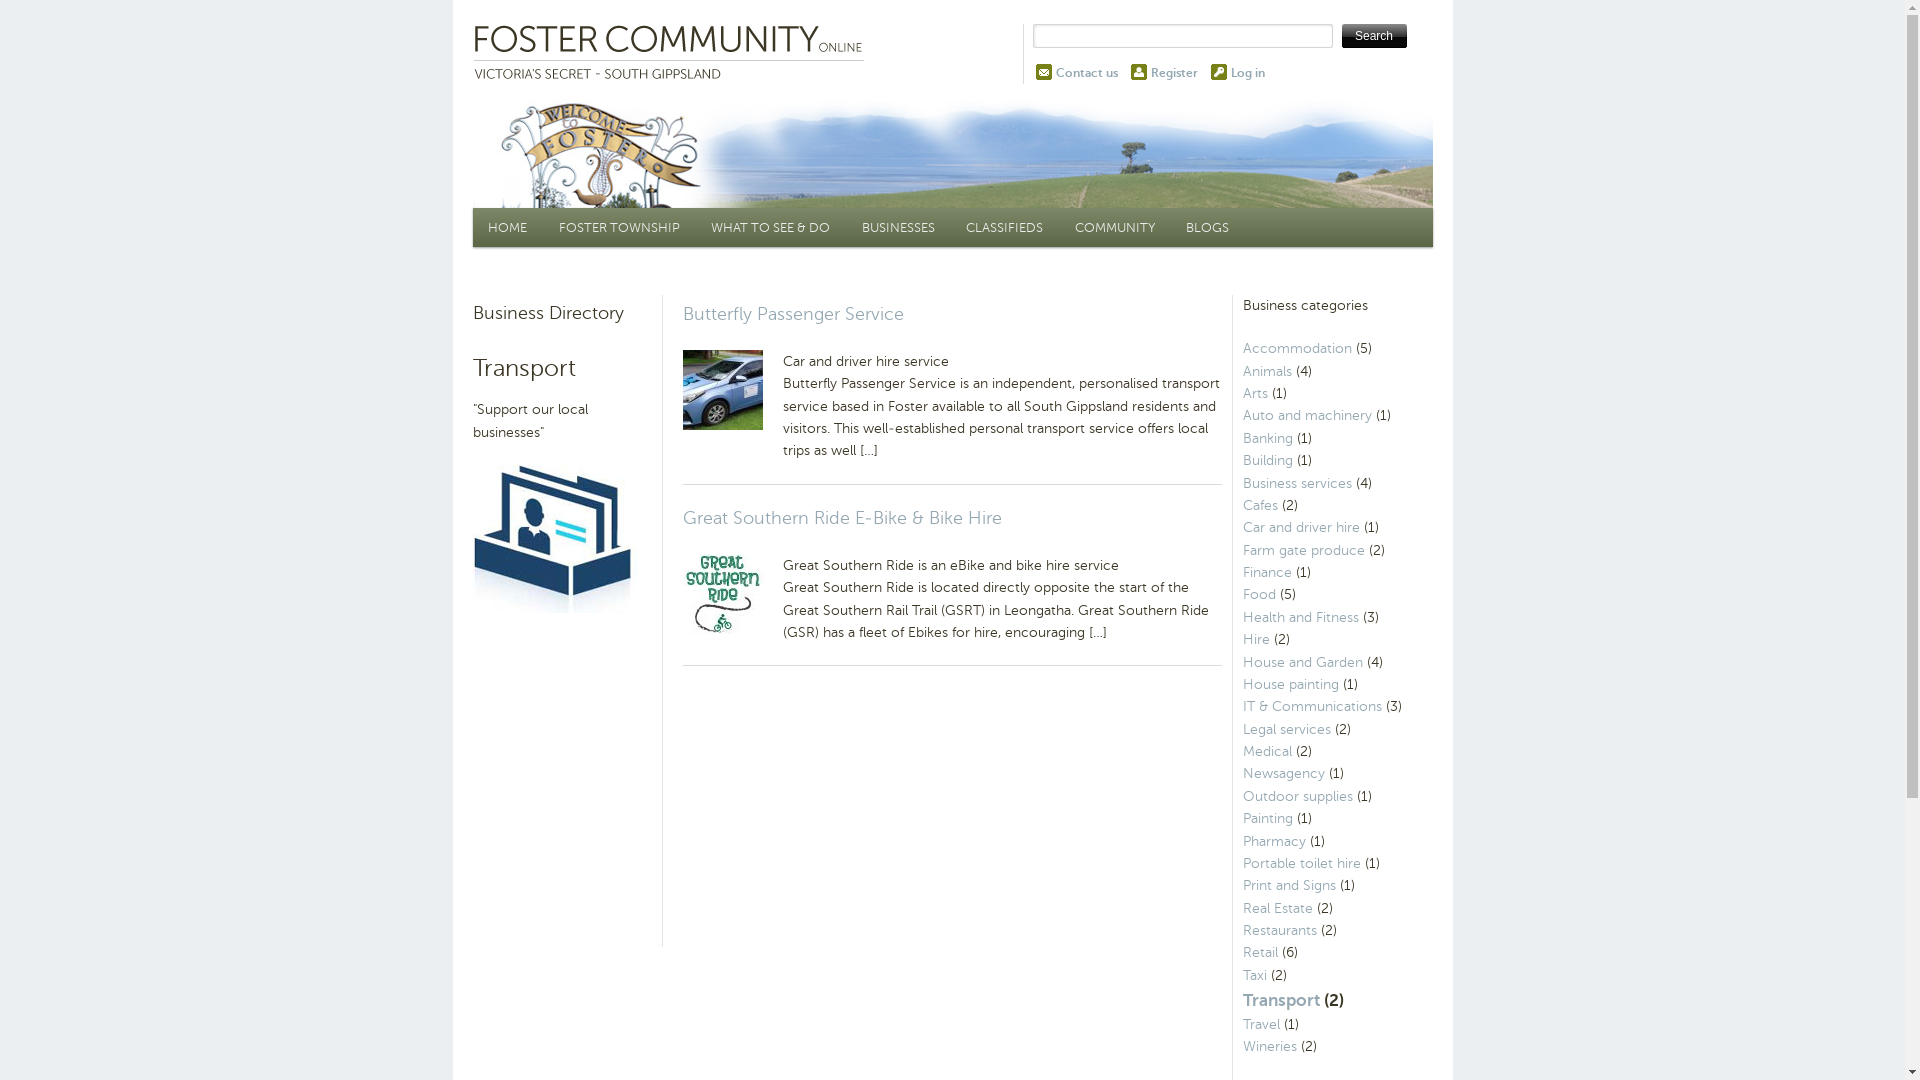  What do you see at coordinates (1296, 483) in the screenshot?
I see `'Business services'` at bounding box center [1296, 483].